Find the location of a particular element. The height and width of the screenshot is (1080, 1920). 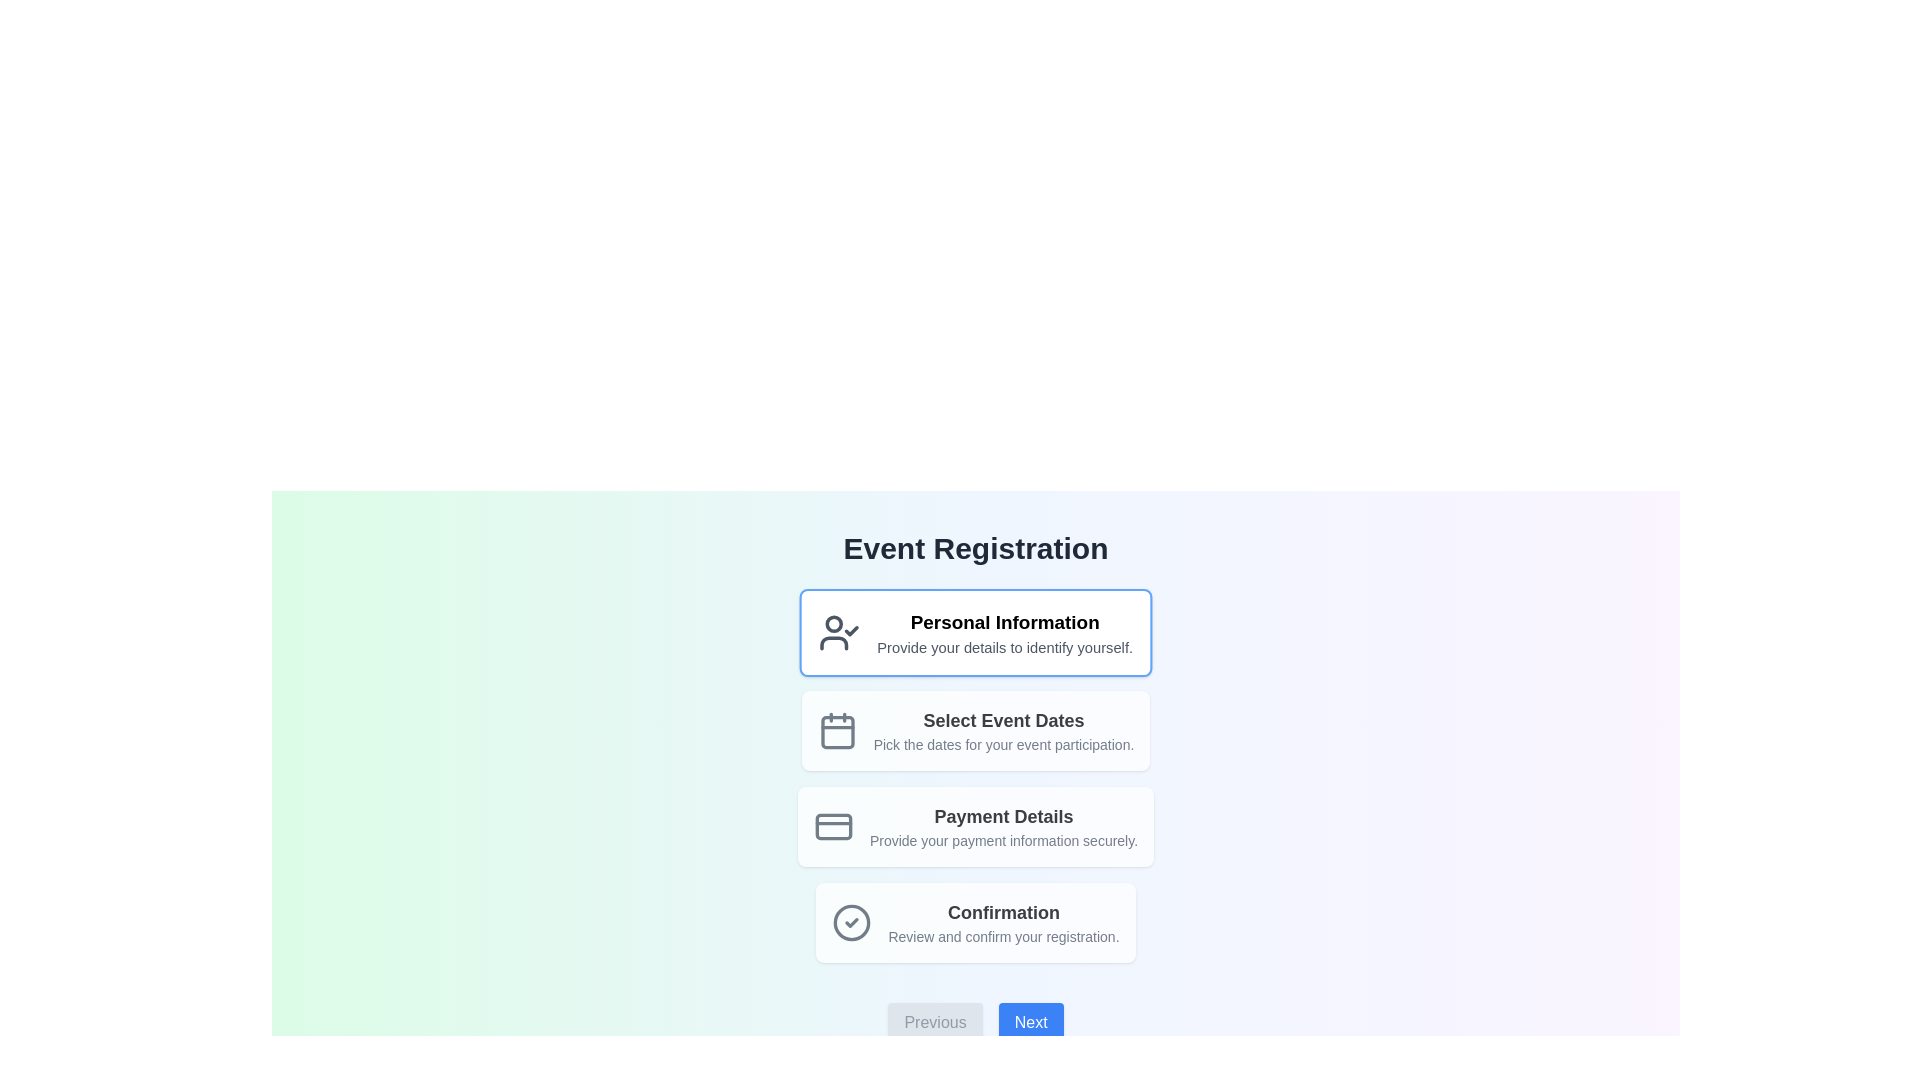

the informational text block that provides subtitles and description for the 'Payment Details' section, which is the third item in the vertical stack of options is located at coordinates (1003, 826).